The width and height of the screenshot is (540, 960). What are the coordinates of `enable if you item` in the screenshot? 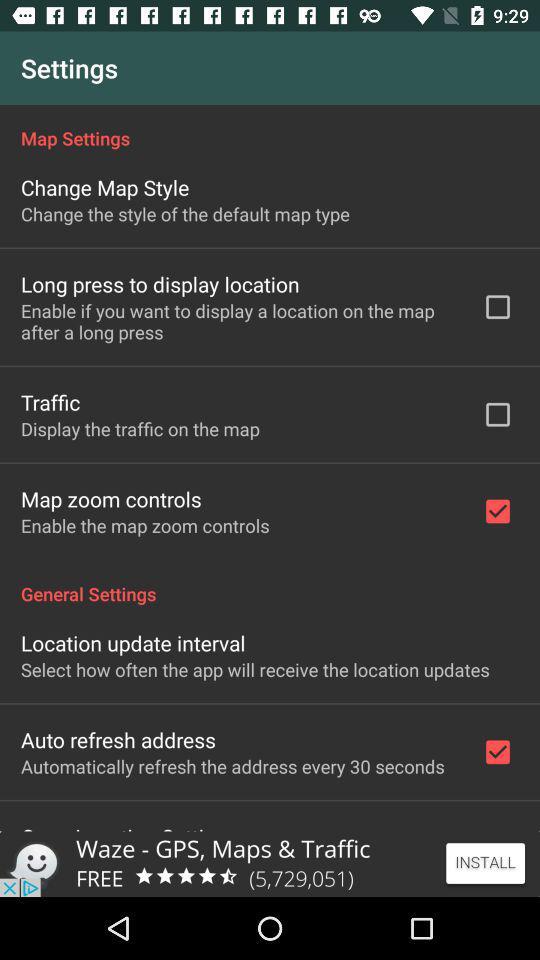 It's located at (238, 321).